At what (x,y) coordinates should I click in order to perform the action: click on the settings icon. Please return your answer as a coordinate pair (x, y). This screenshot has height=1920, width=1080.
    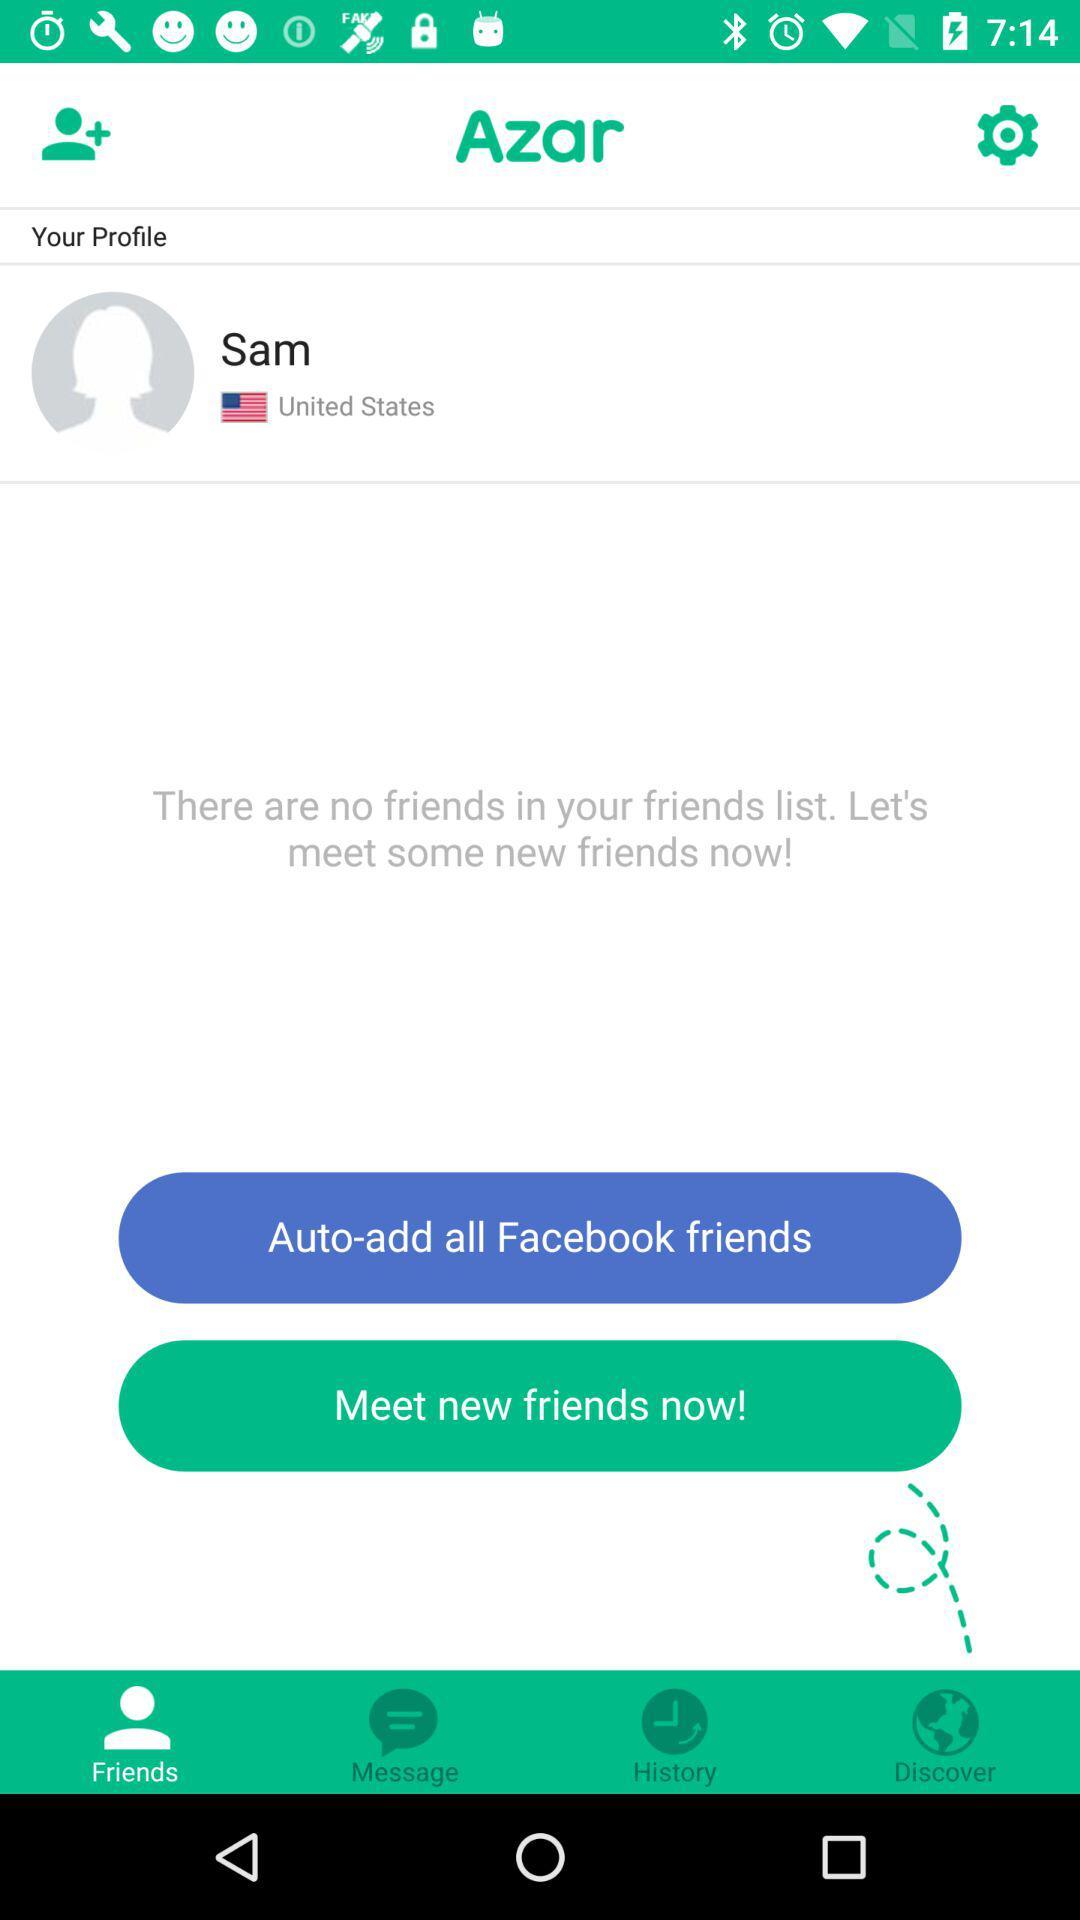
    Looking at the image, I should click on (1006, 135).